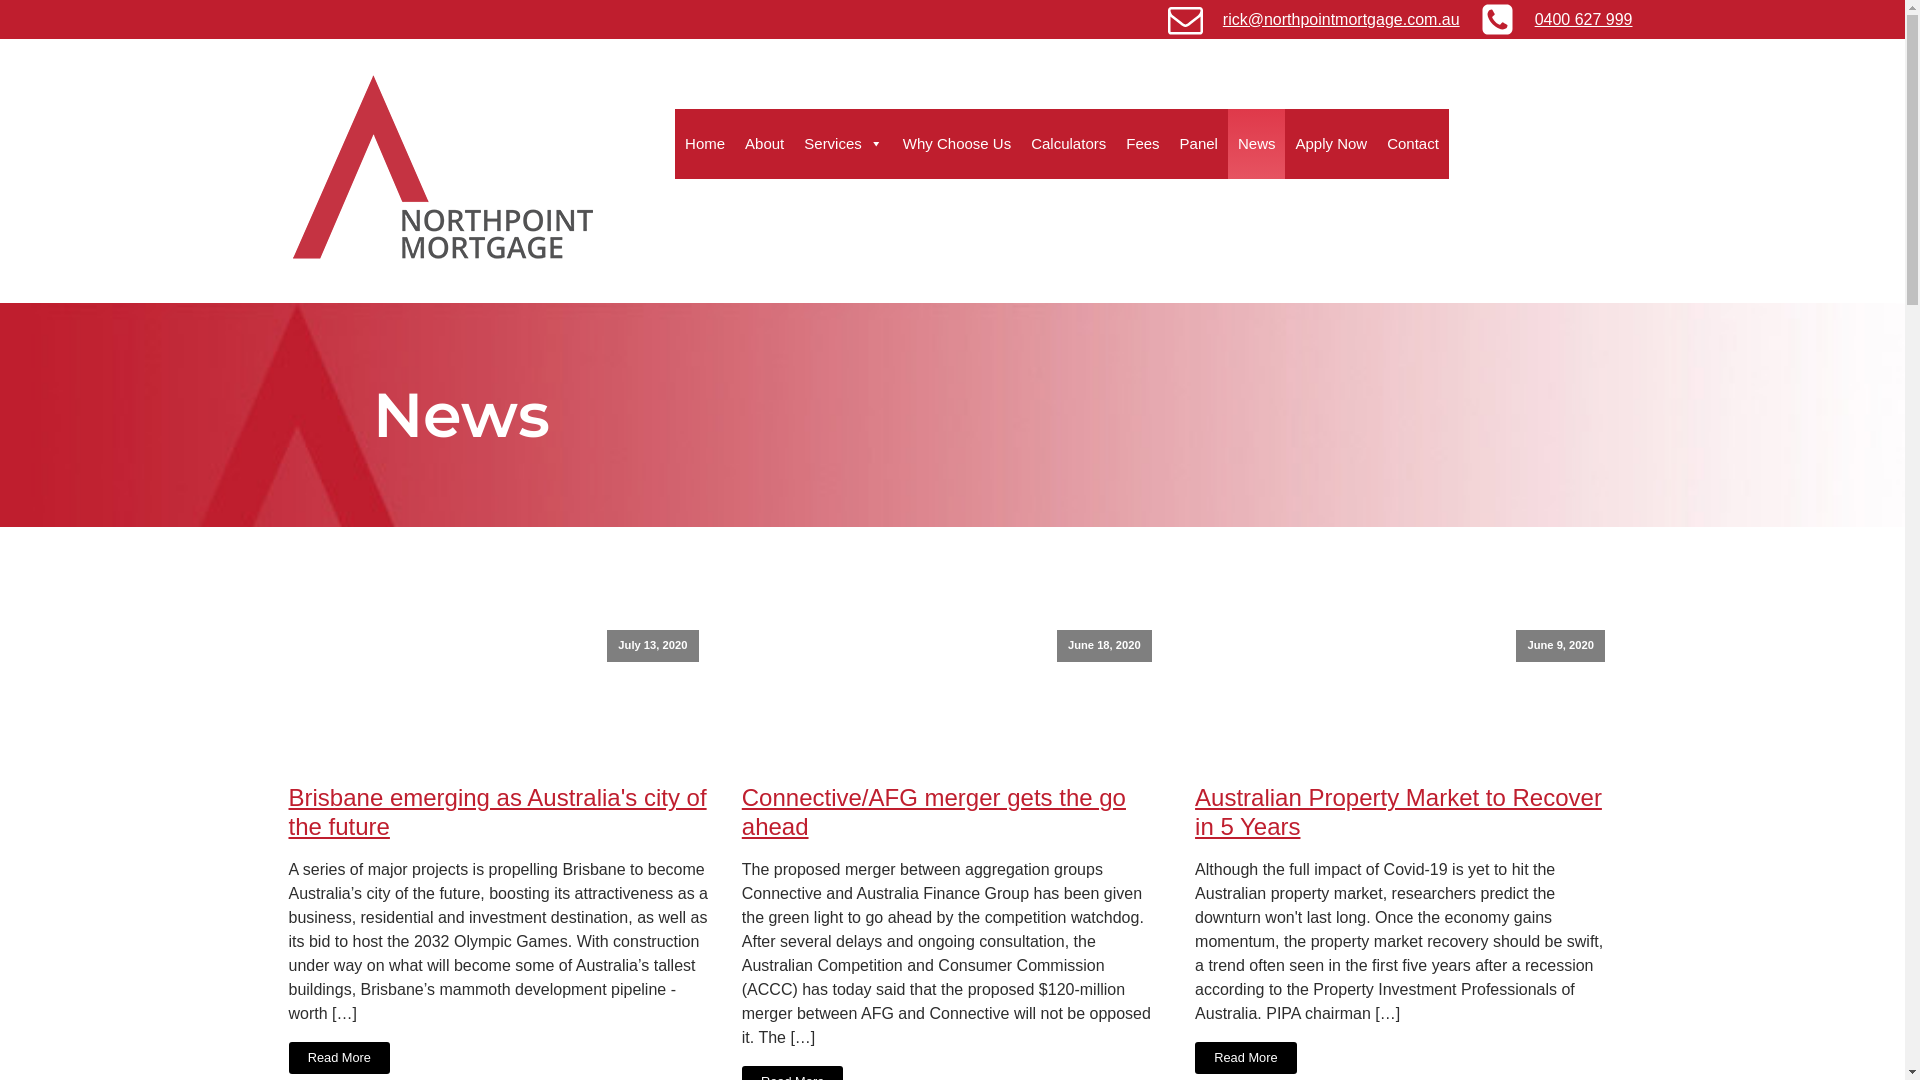 The width and height of the screenshot is (1920, 1080). What do you see at coordinates (1411, 142) in the screenshot?
I see `'Contact'` at bounding box center [1411, 142].